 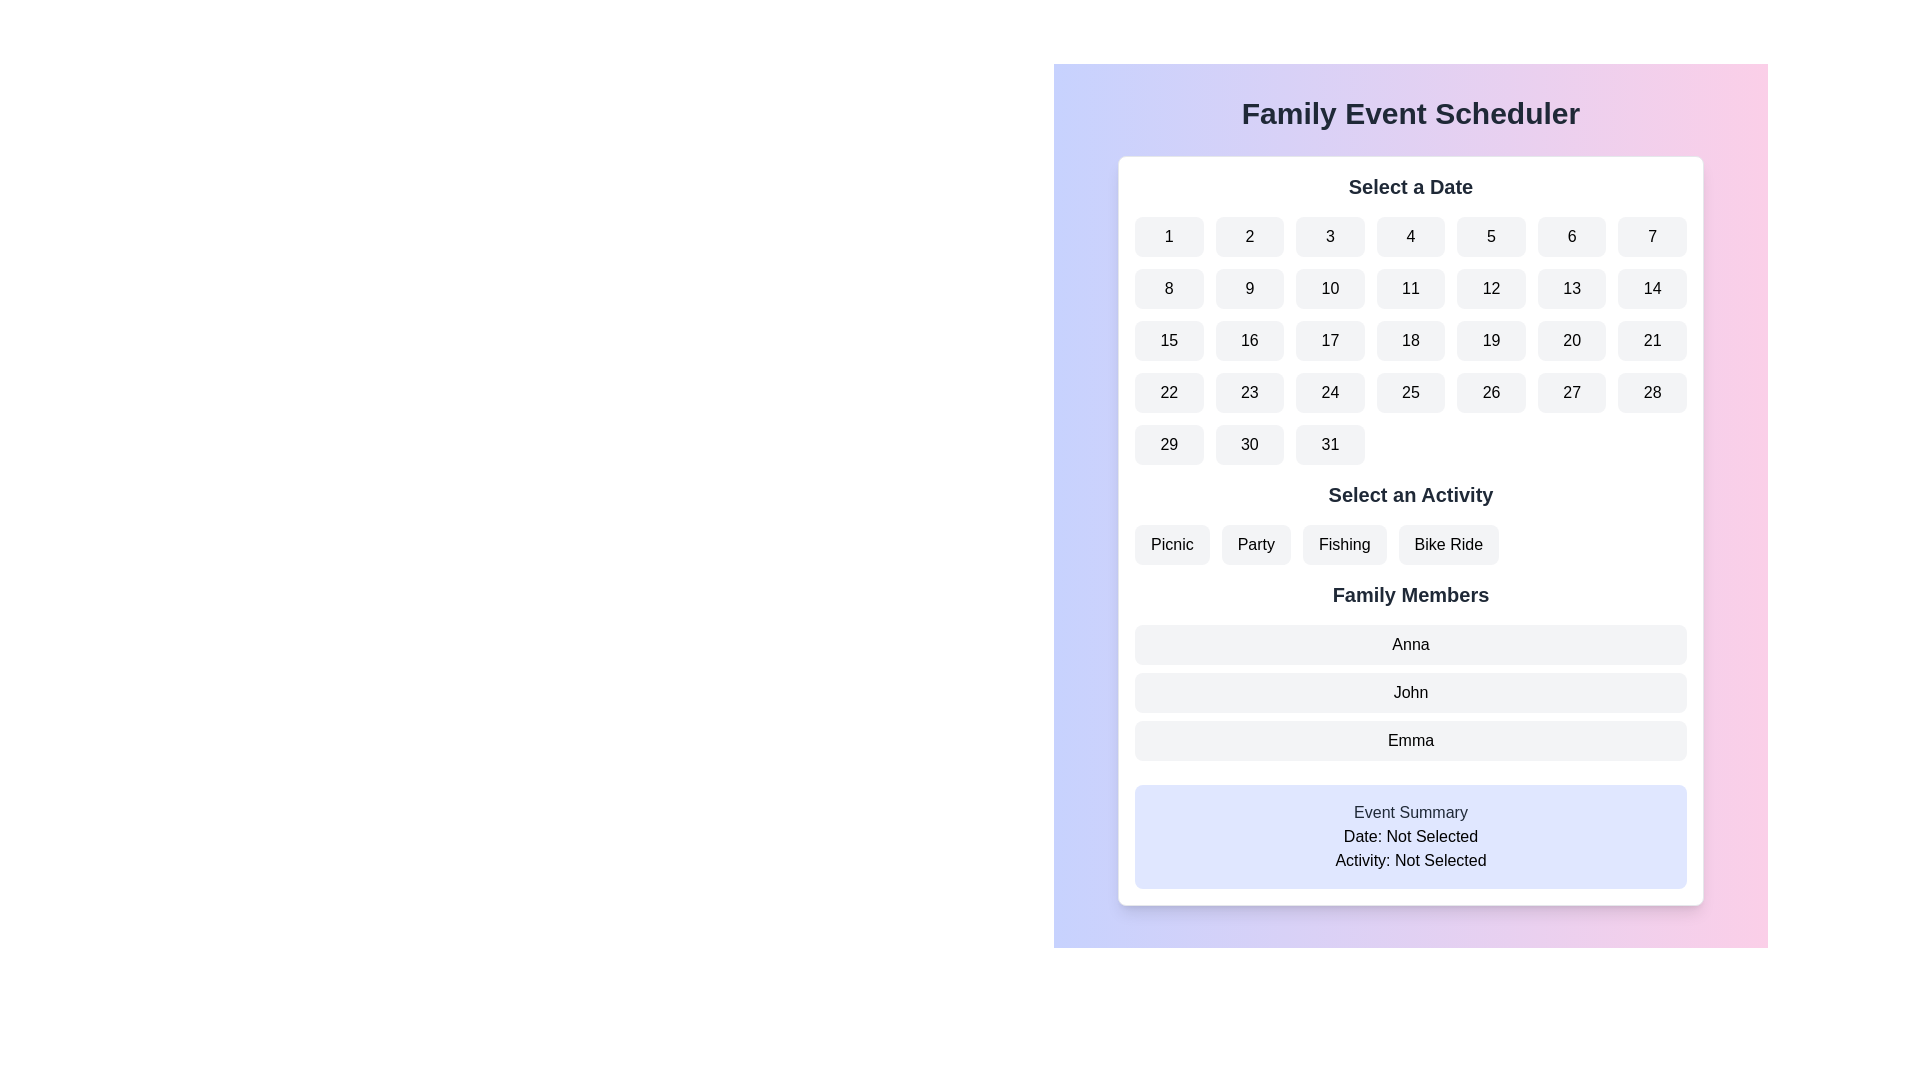 What do you see at coordinates (1410, 289) in the screenshot?
I see `the rounded rectangular button displaying the number '11' in the 'Select a Date' section` at bounding box center [1410, 289].